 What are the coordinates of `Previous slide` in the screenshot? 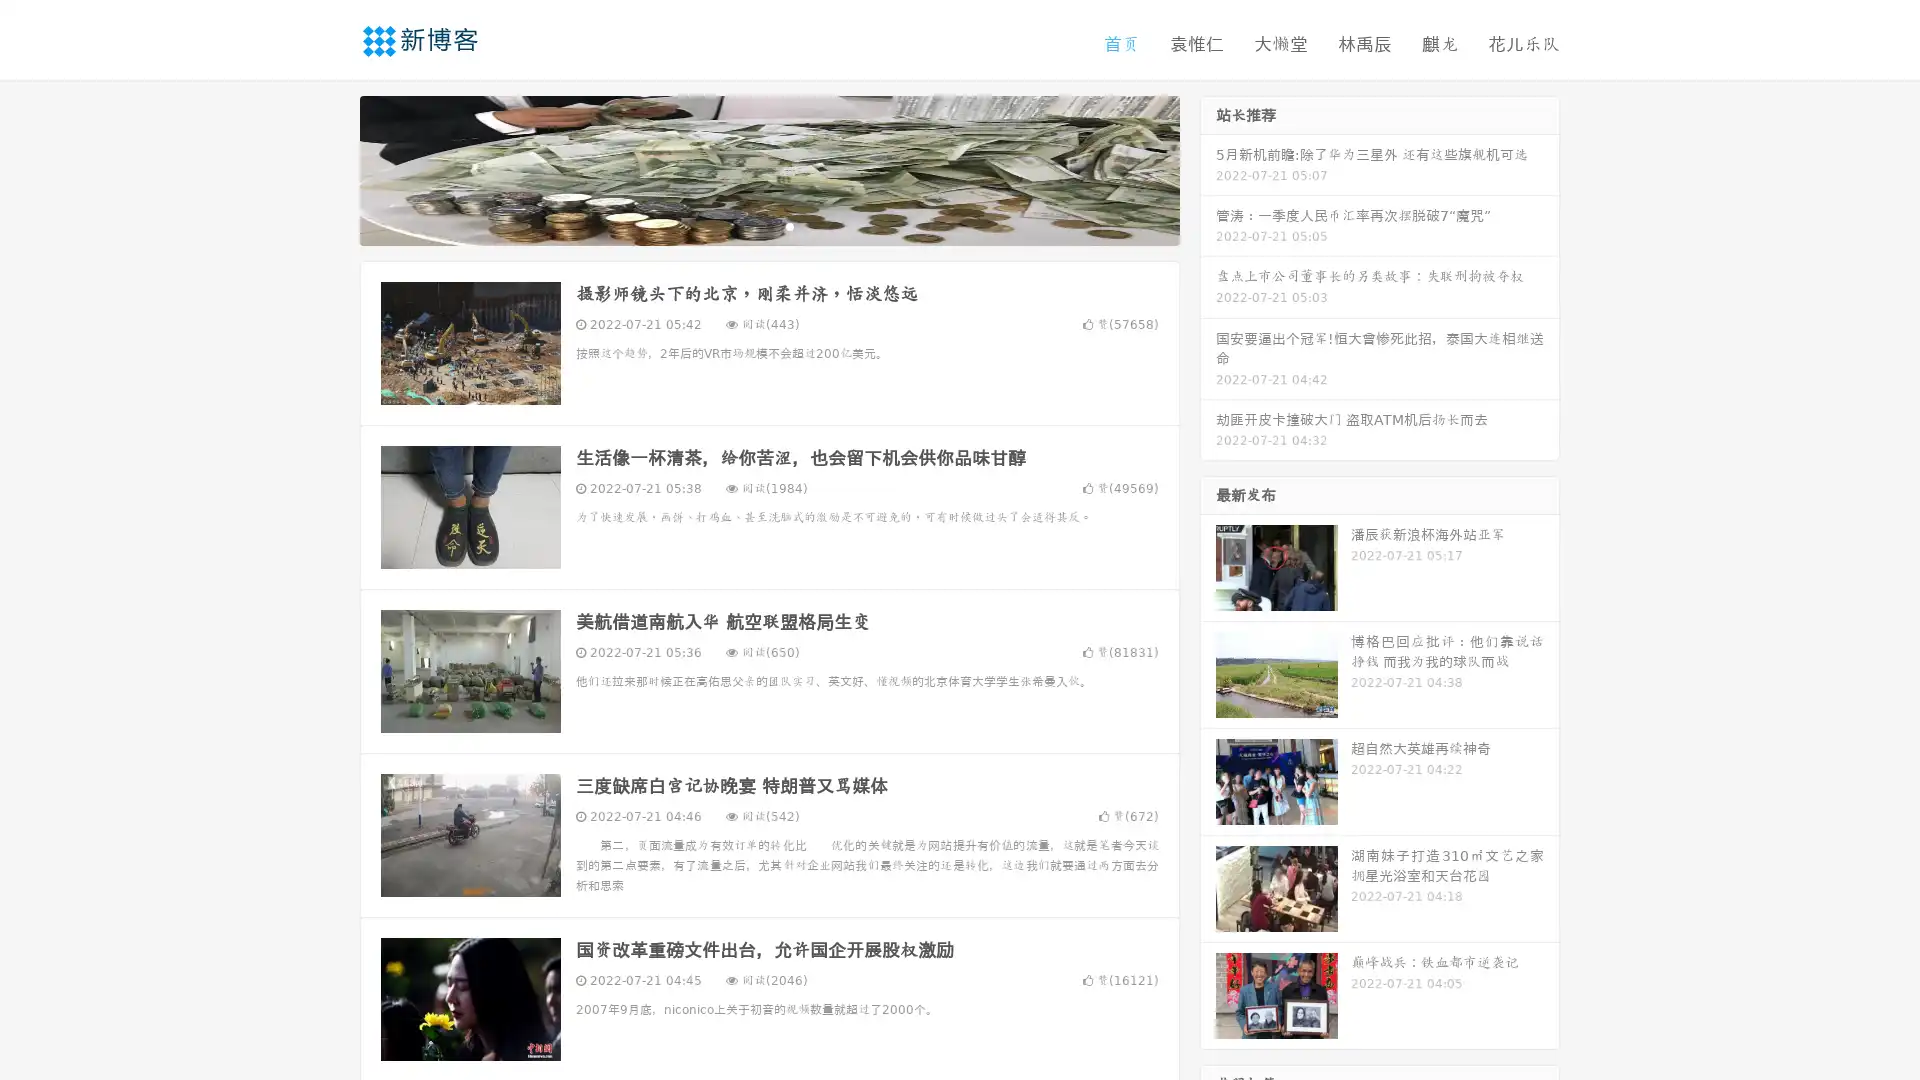 It's located at (330, 168).